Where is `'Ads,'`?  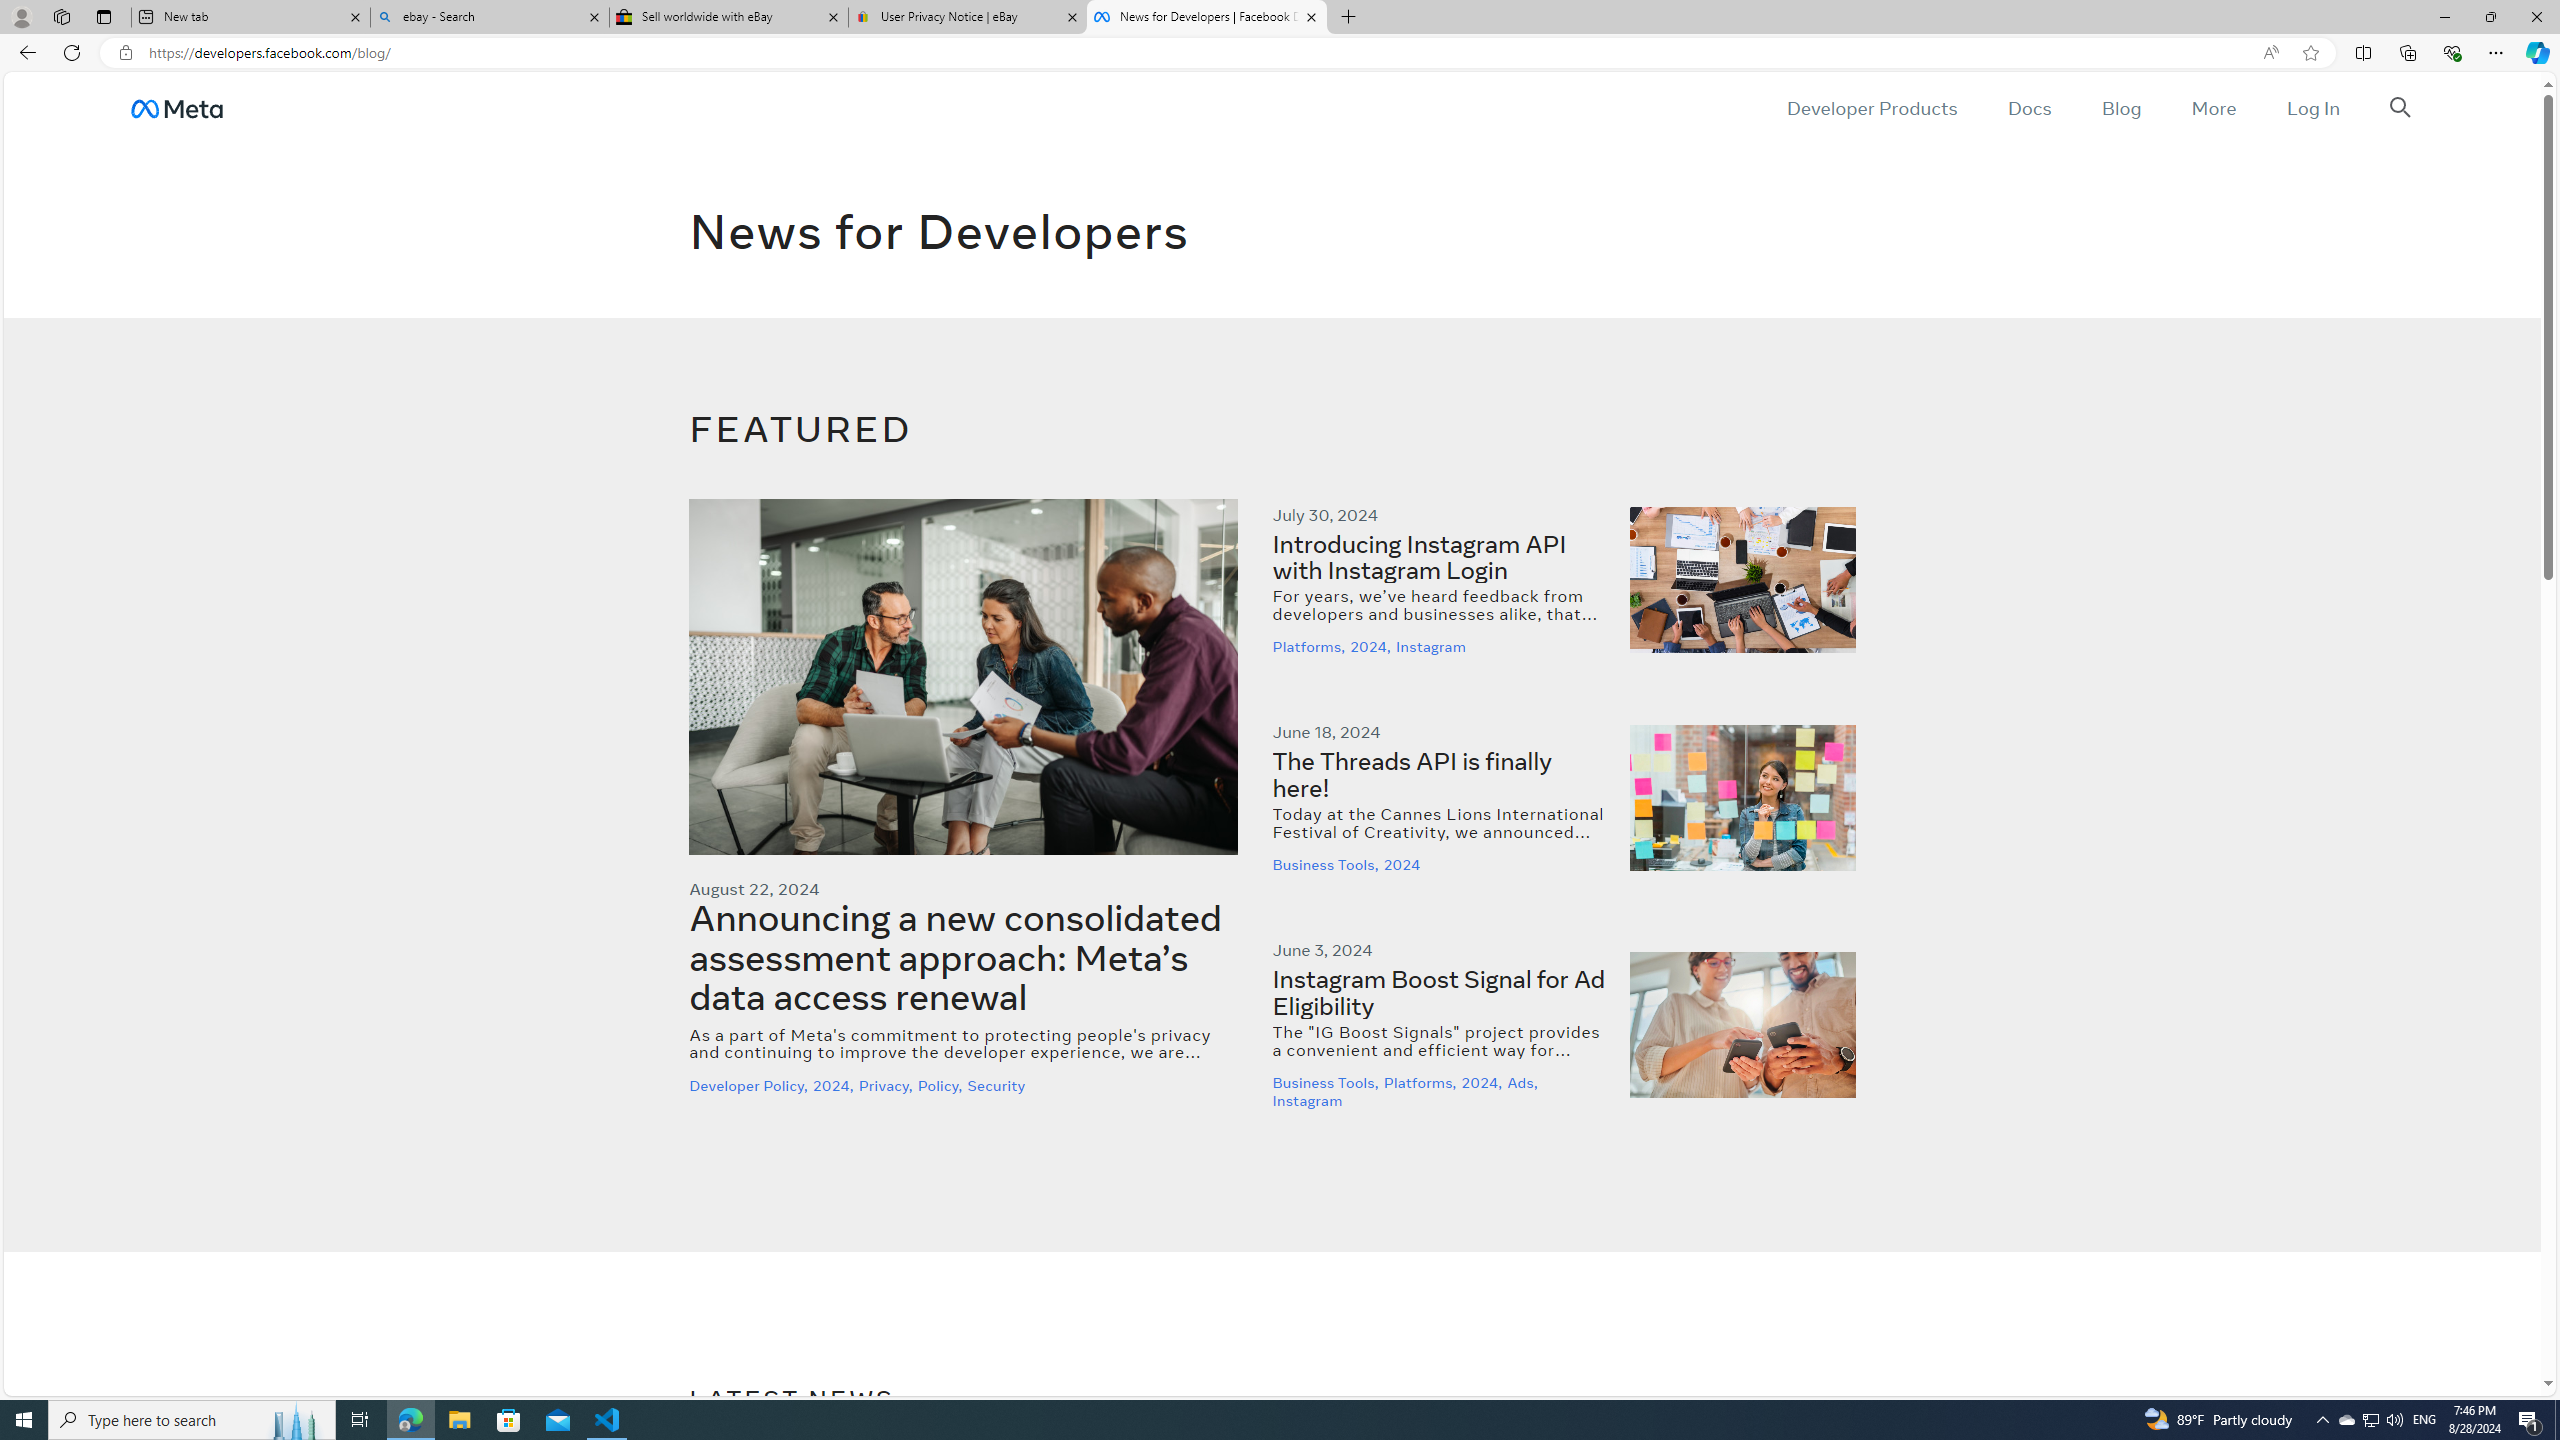
'Ads,' is located at coordinates (1524, 1083).